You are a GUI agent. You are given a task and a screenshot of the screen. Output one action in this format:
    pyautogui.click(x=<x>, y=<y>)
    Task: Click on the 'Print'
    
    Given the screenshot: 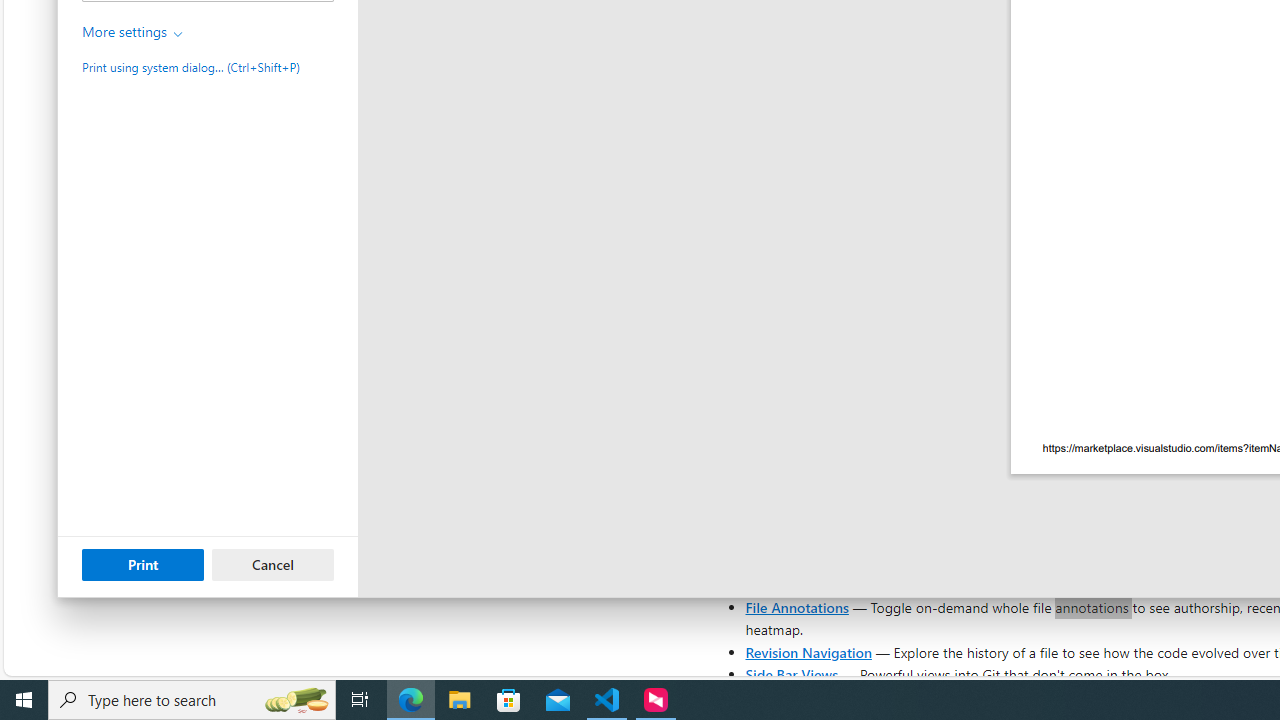 What is the action you would take?
    pyautogui.click(x=141, y=564)
    